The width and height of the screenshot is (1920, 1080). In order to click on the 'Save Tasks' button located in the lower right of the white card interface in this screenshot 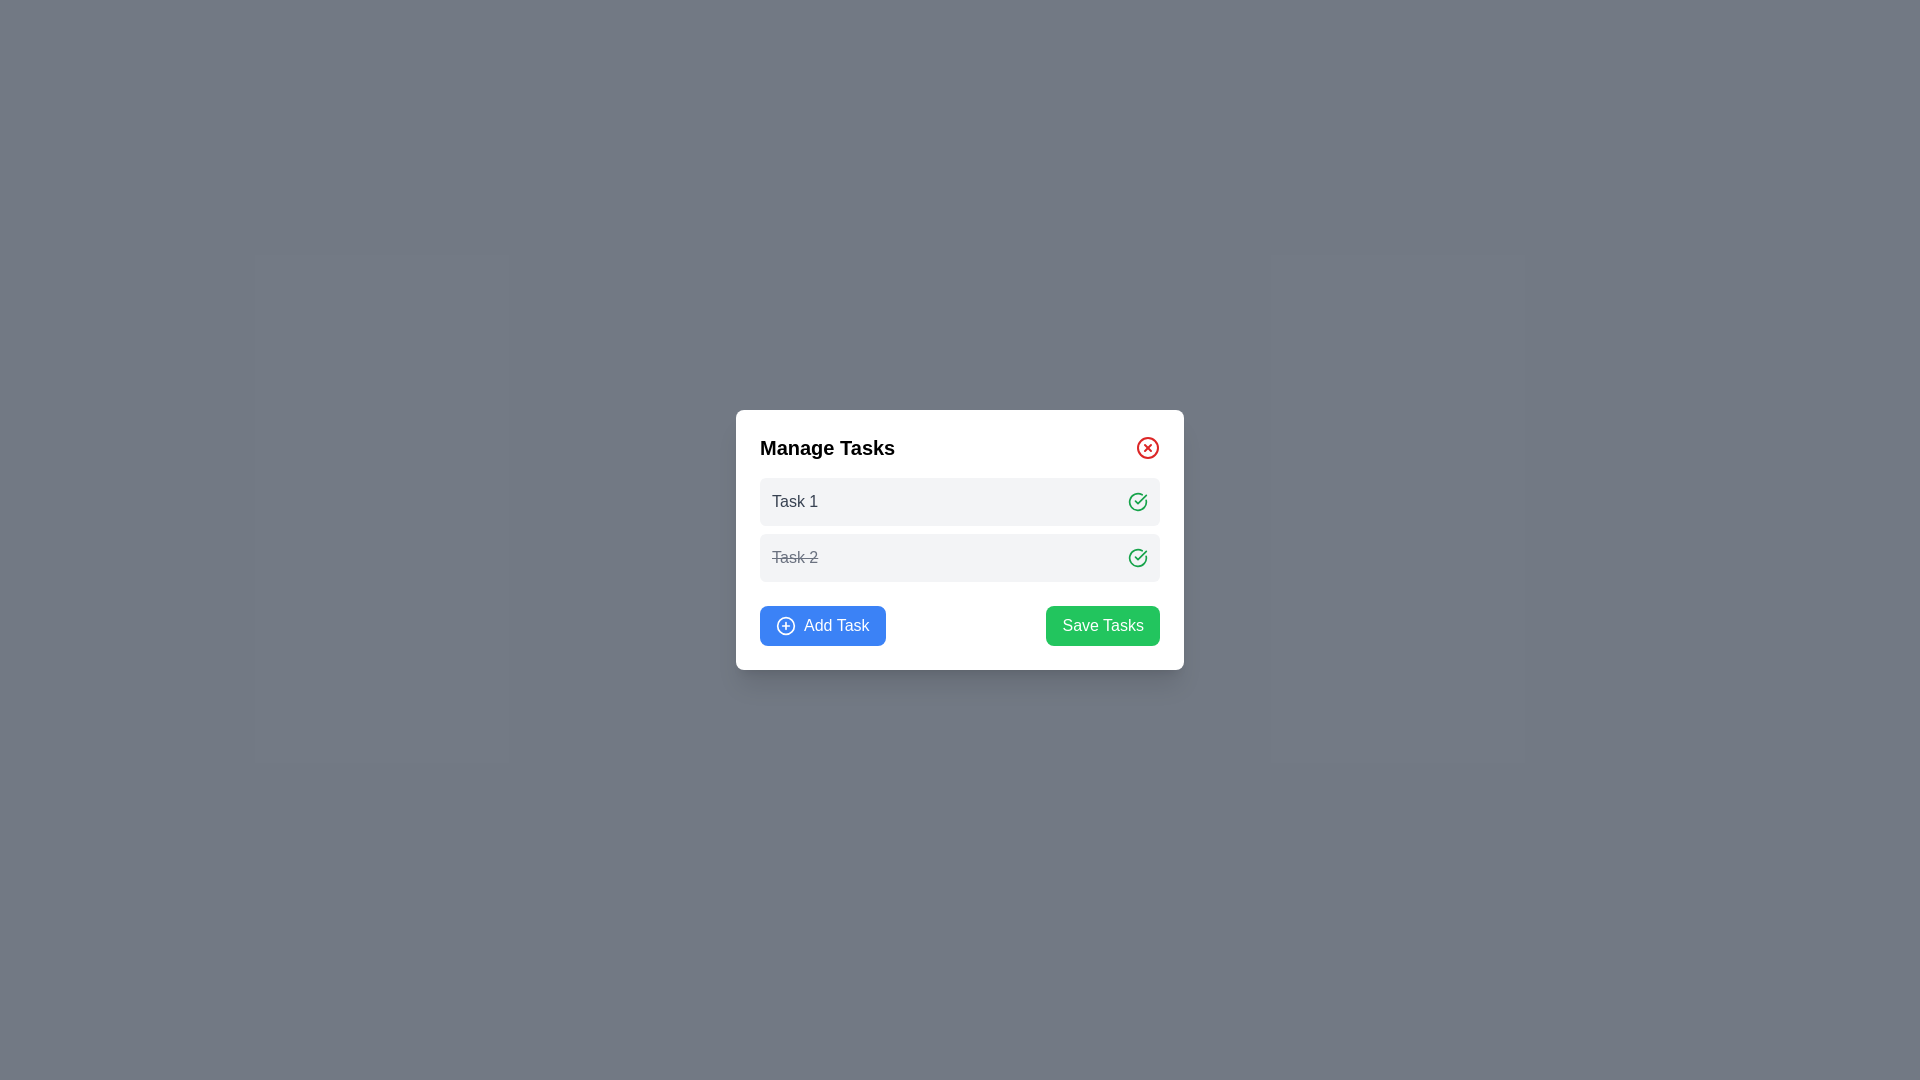, I will do `click(1102, 624)`.